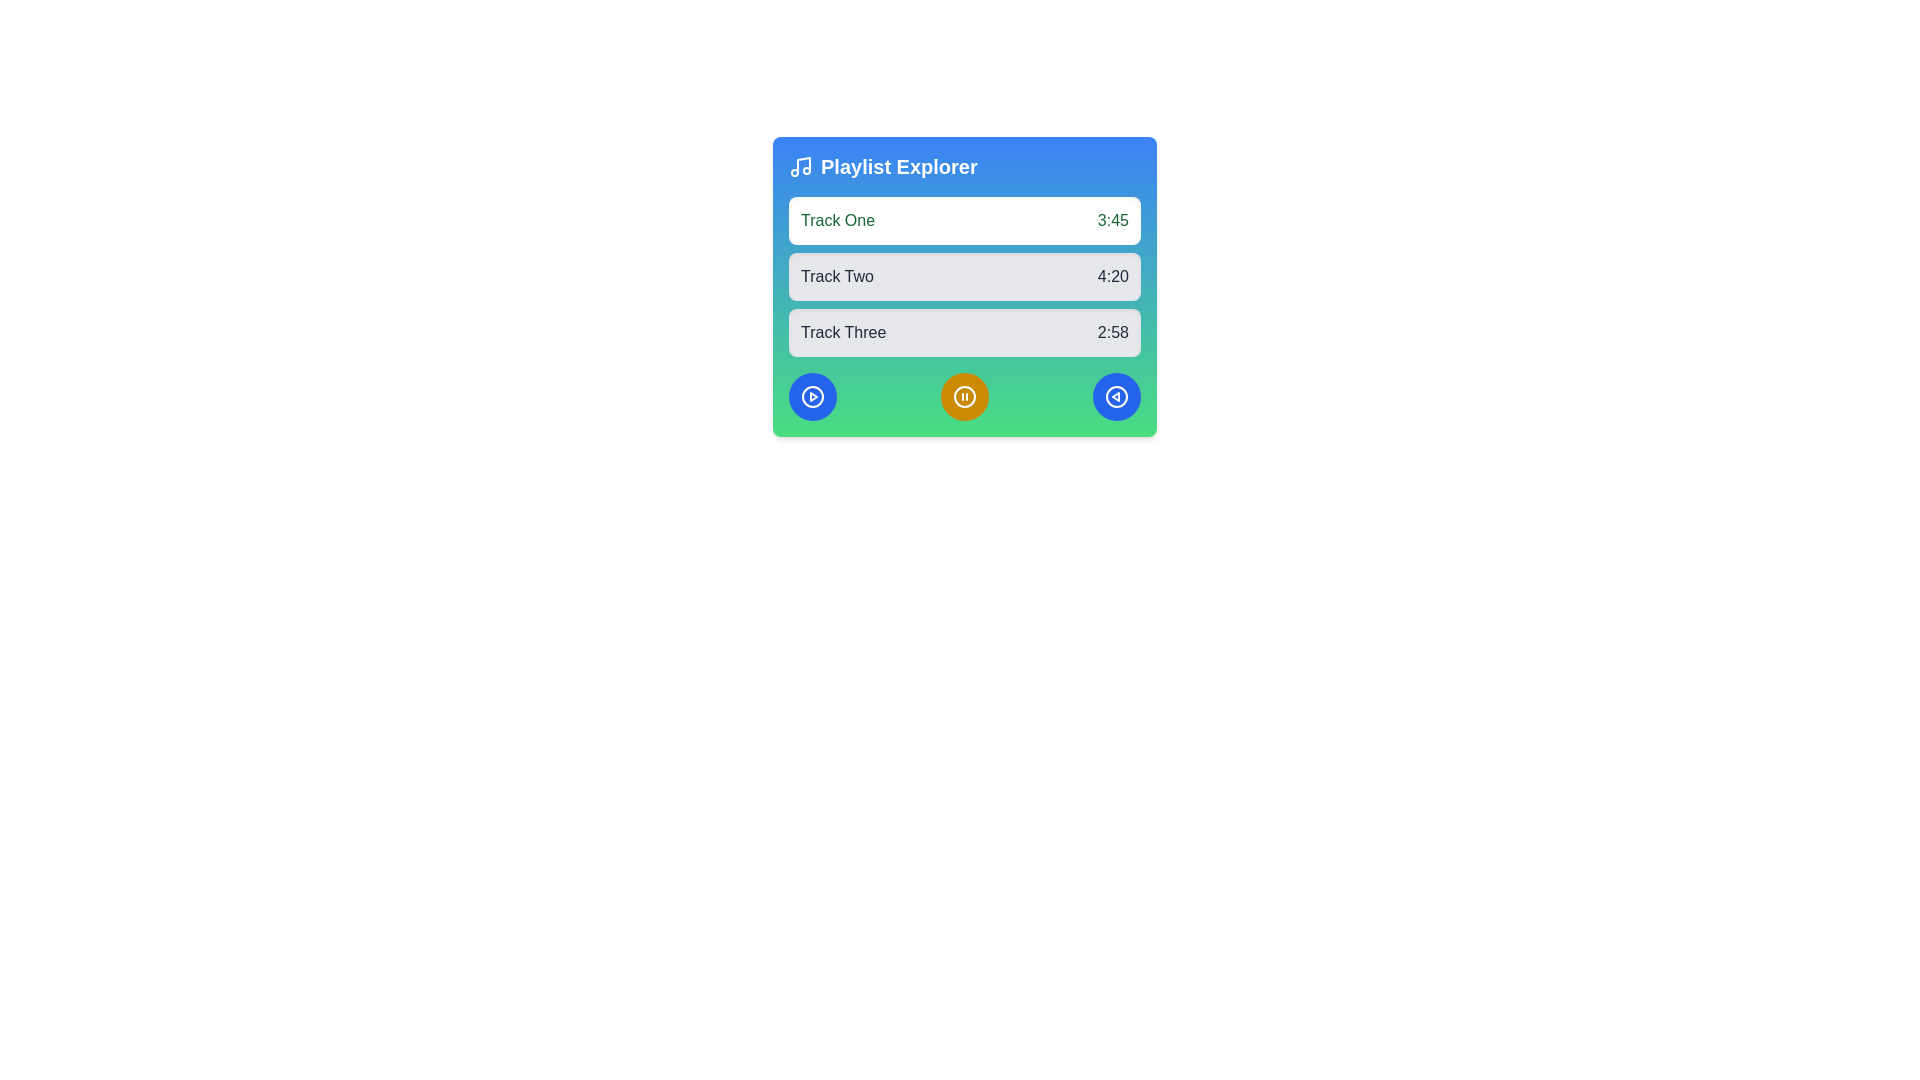  Describe the element at coordinates (812, 397) in the screenshot. I see `the leftmost button in the playlist interface` at that location.